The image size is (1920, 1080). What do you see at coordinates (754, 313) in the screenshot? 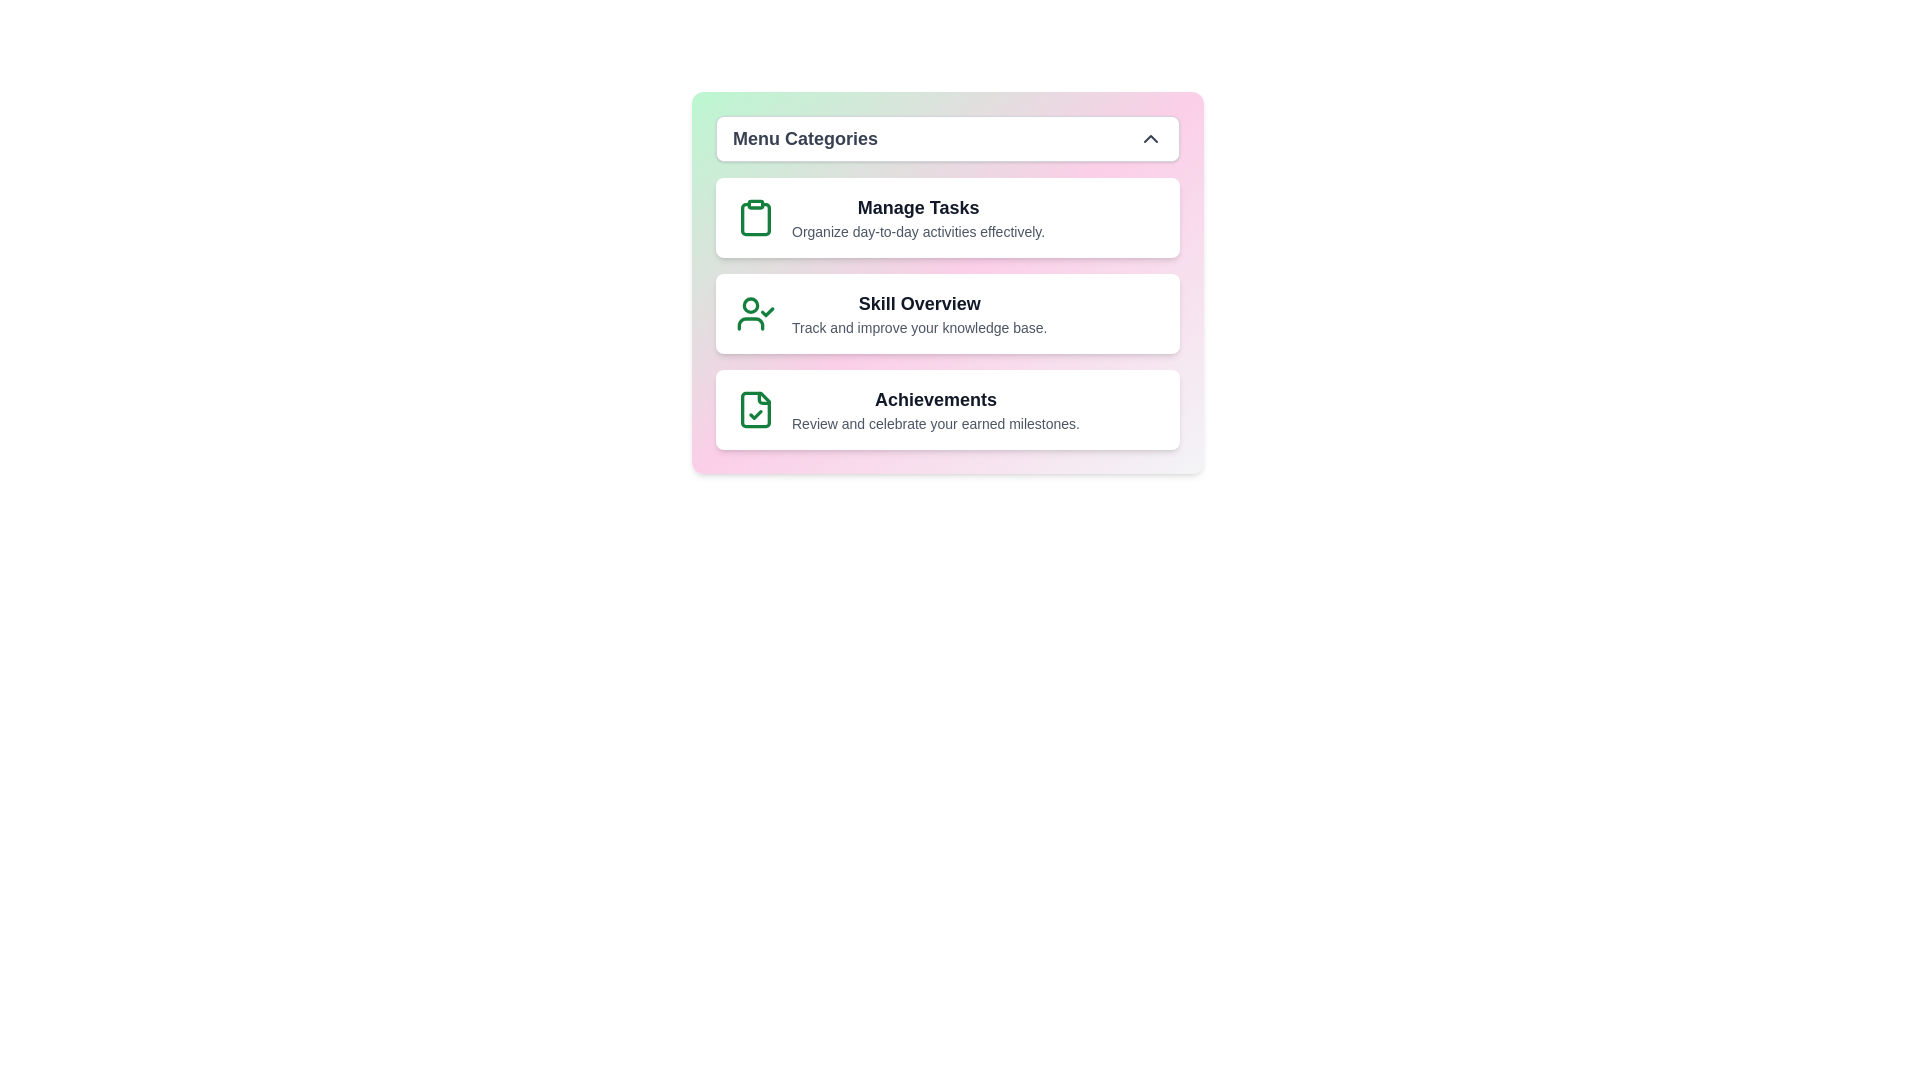
I see `the icon associated with the Skill Overview category` at bounding box center [754, 313].